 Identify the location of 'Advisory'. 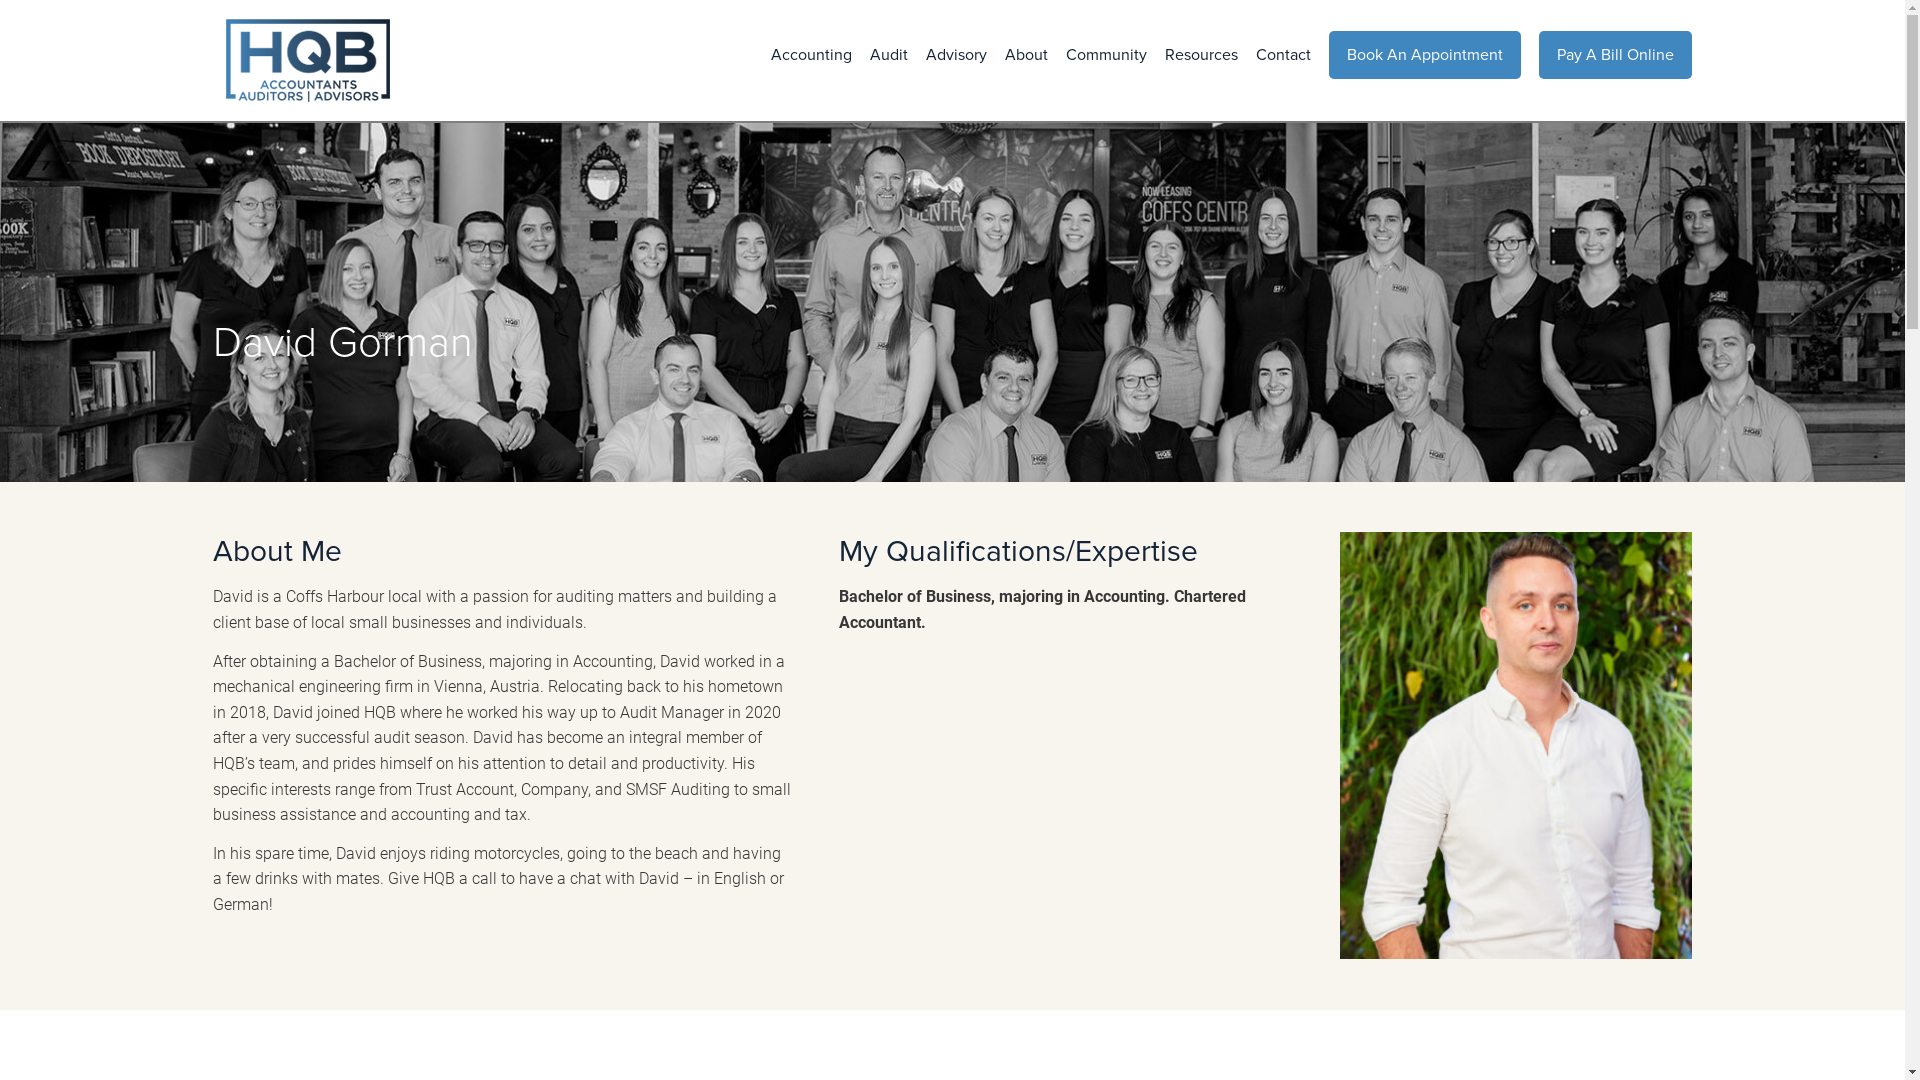
(906, 53).